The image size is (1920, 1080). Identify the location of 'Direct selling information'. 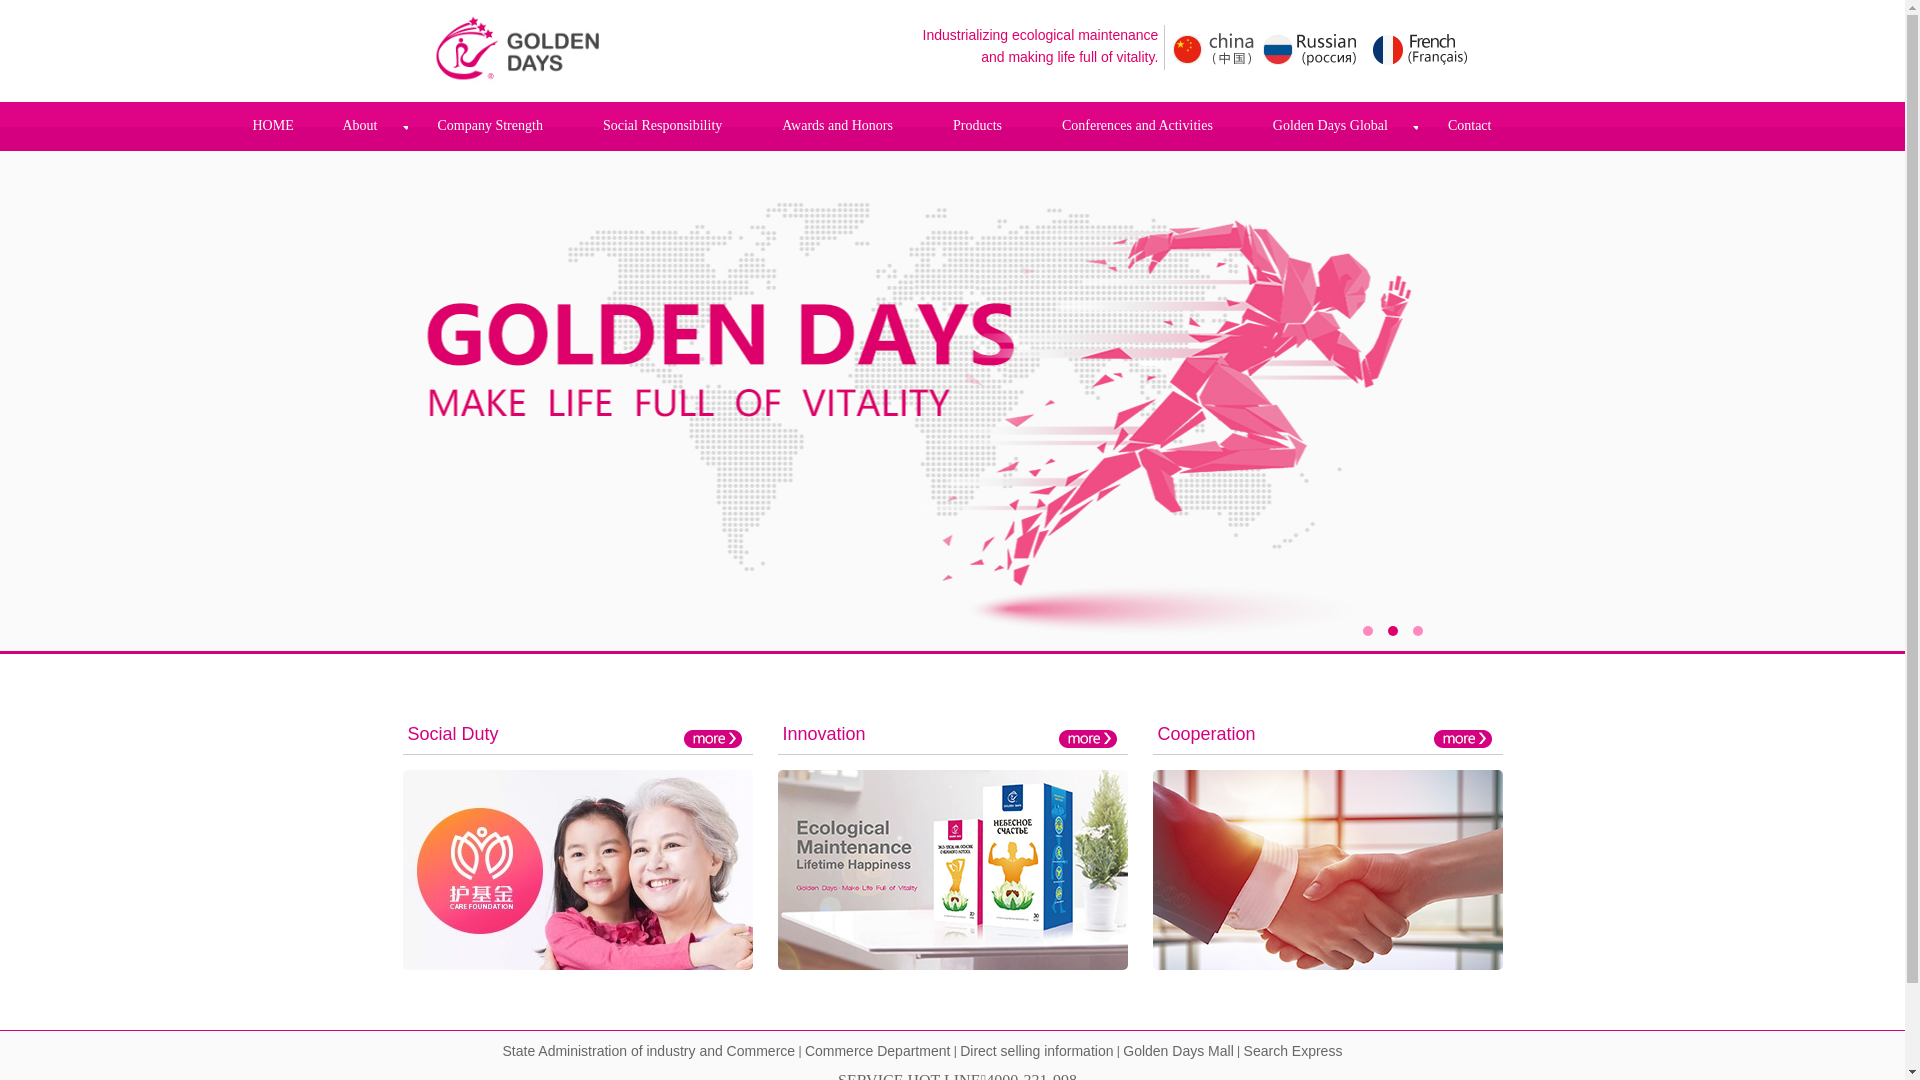
(1036, 1051).